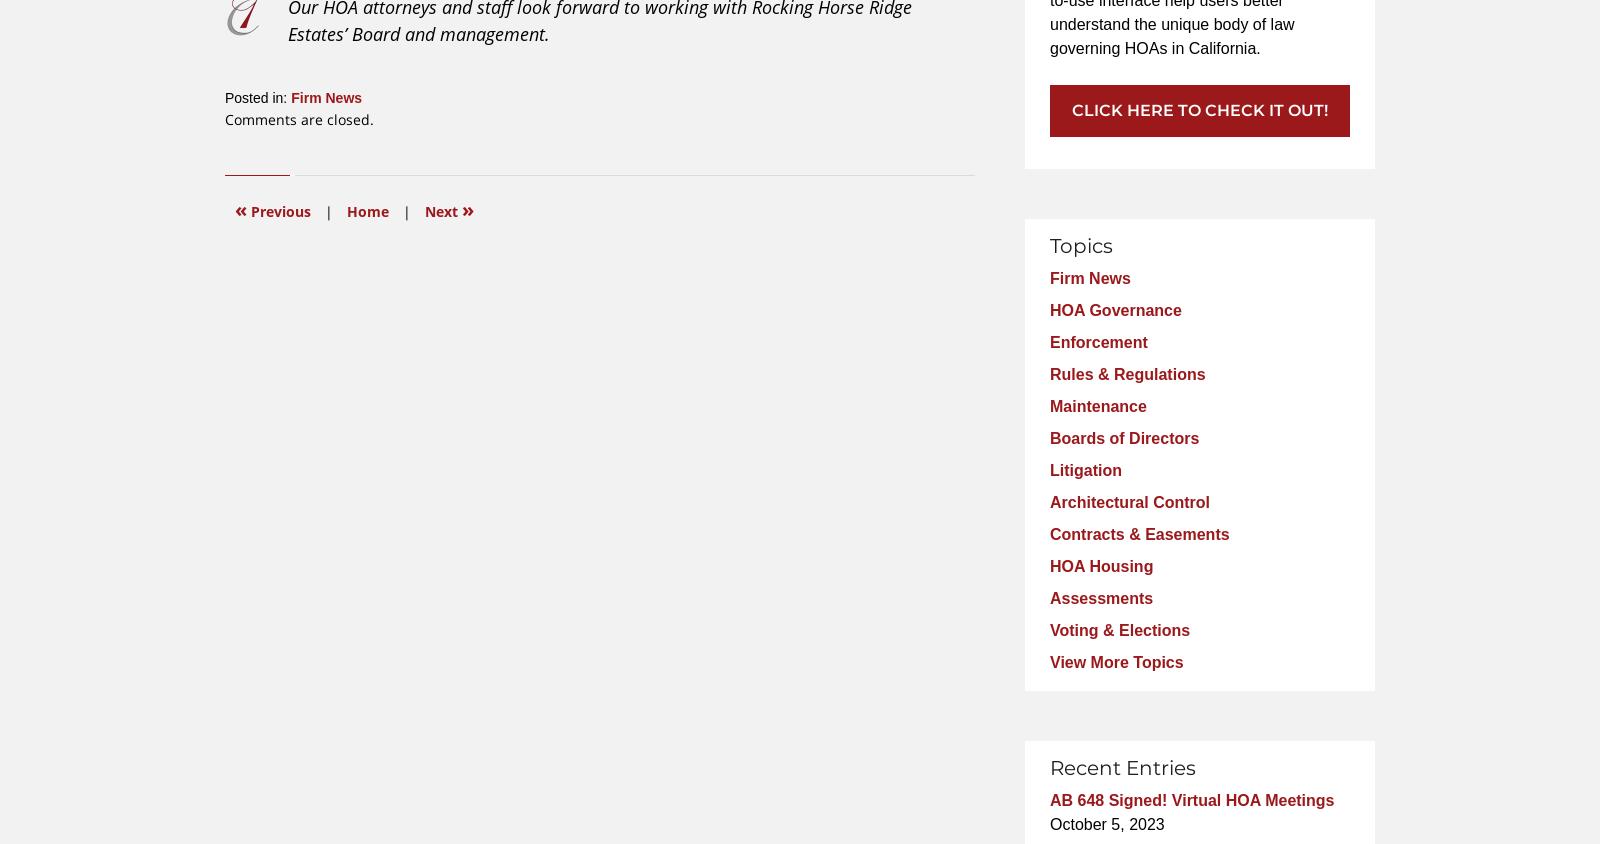 Image resolution: width=1600 pixels, height=844 pixels. Describe the element at coordinates (299, 119) in the screenshot. I see `'Comments are closed.'` at that location.